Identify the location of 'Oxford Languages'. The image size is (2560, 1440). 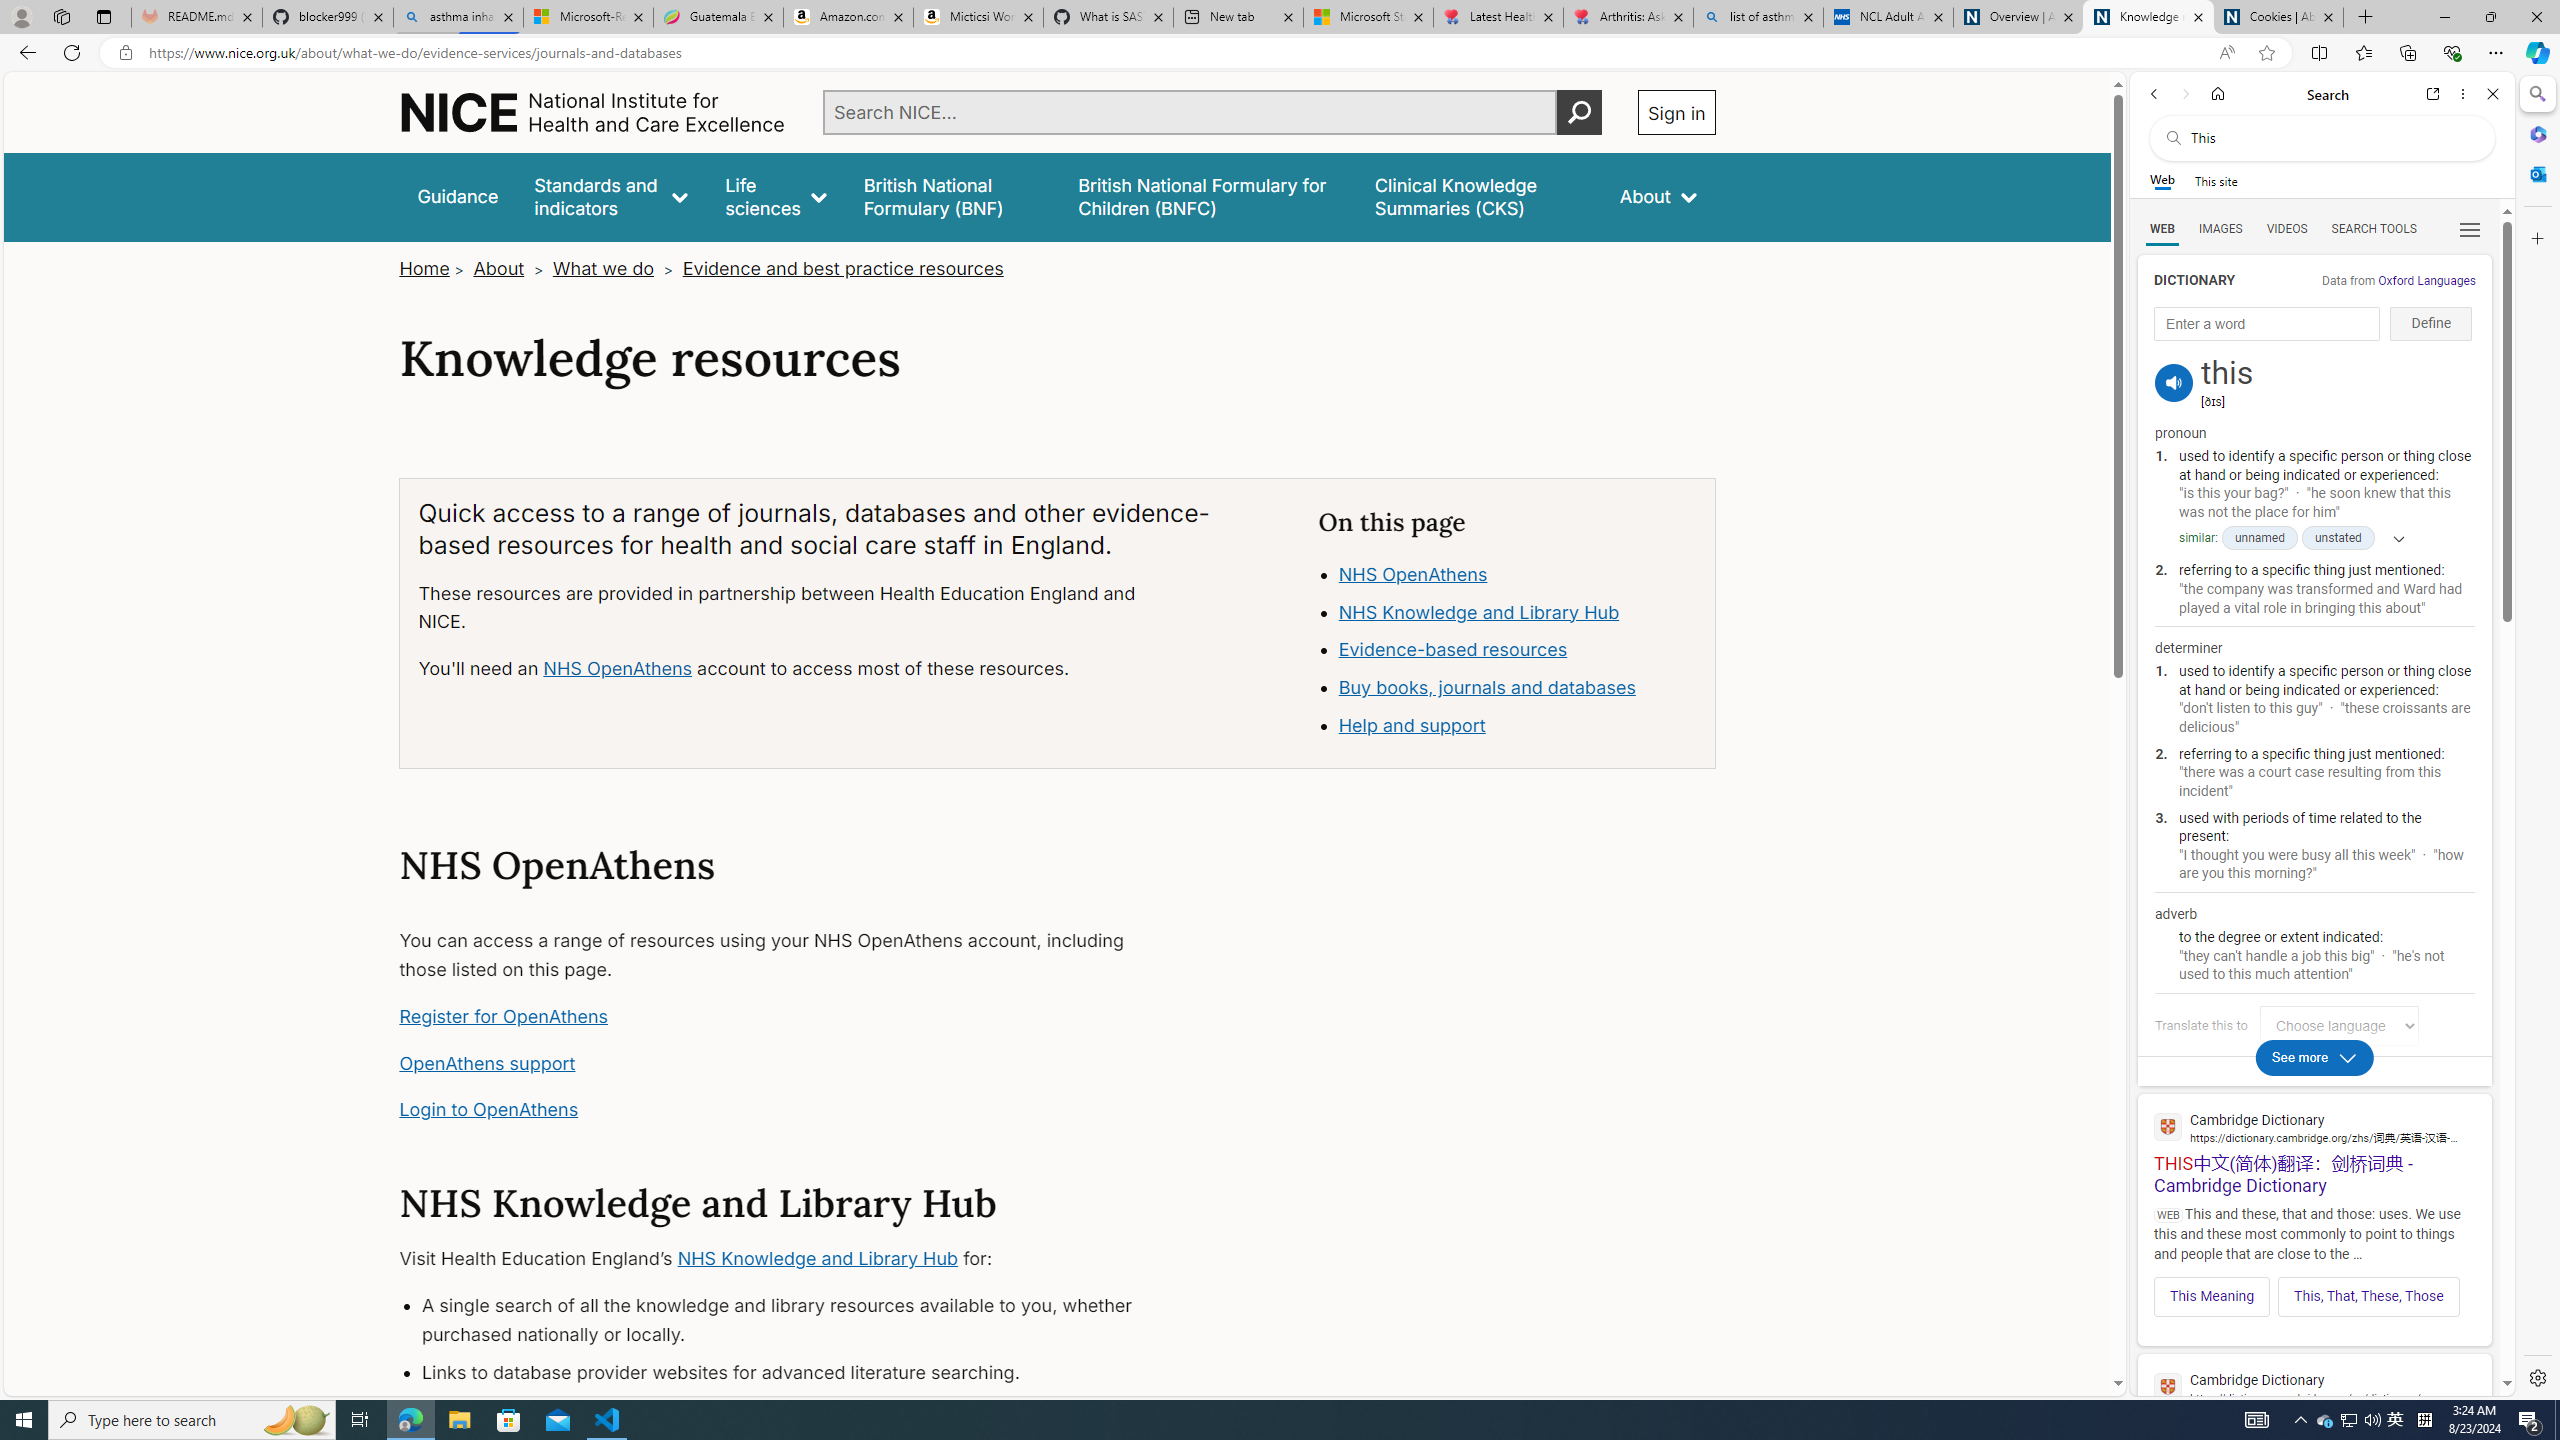
(2425, 279).